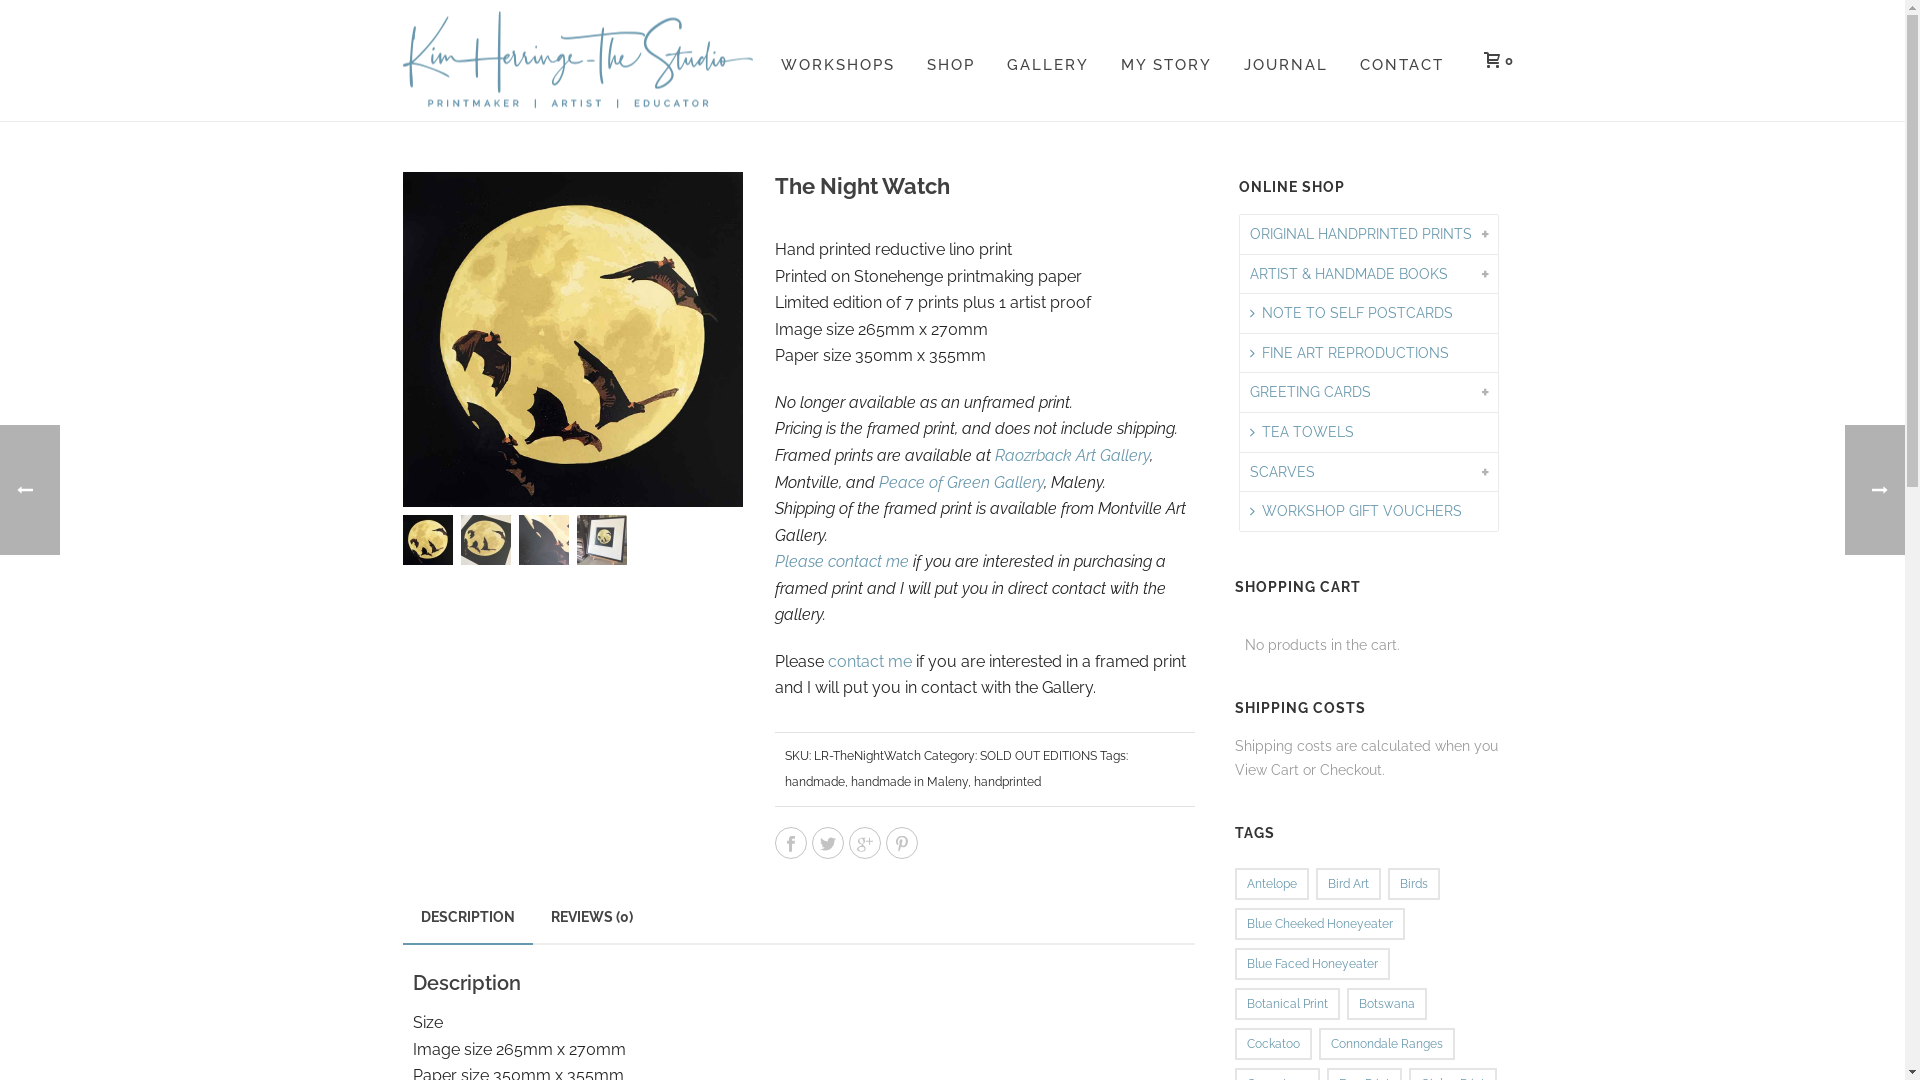 This screenshot has width=1920, height=1080. What do you see at coordinates (1400, 59) in the screenshot?
I see `'CONTACT'` at bounding box center [1400, 59].